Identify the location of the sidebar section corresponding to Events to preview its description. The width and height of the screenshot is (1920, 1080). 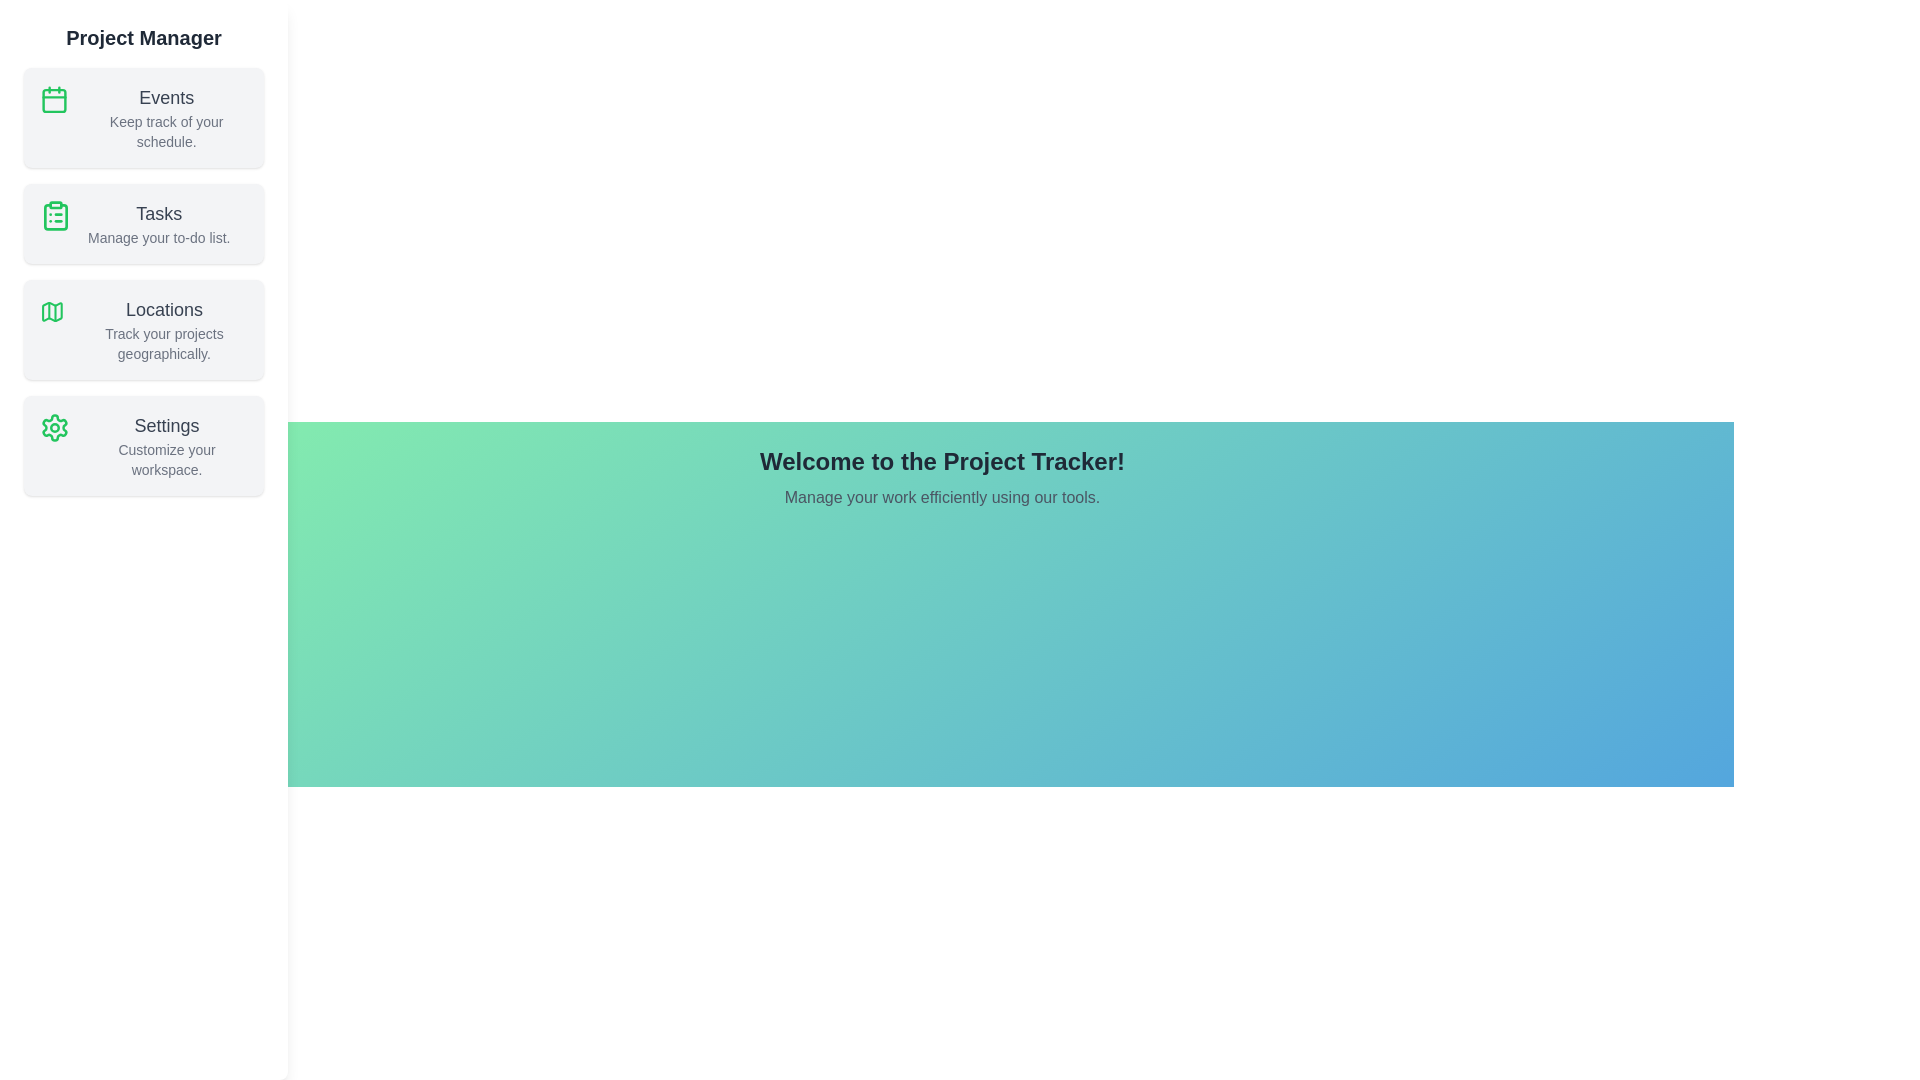
(143, 118).